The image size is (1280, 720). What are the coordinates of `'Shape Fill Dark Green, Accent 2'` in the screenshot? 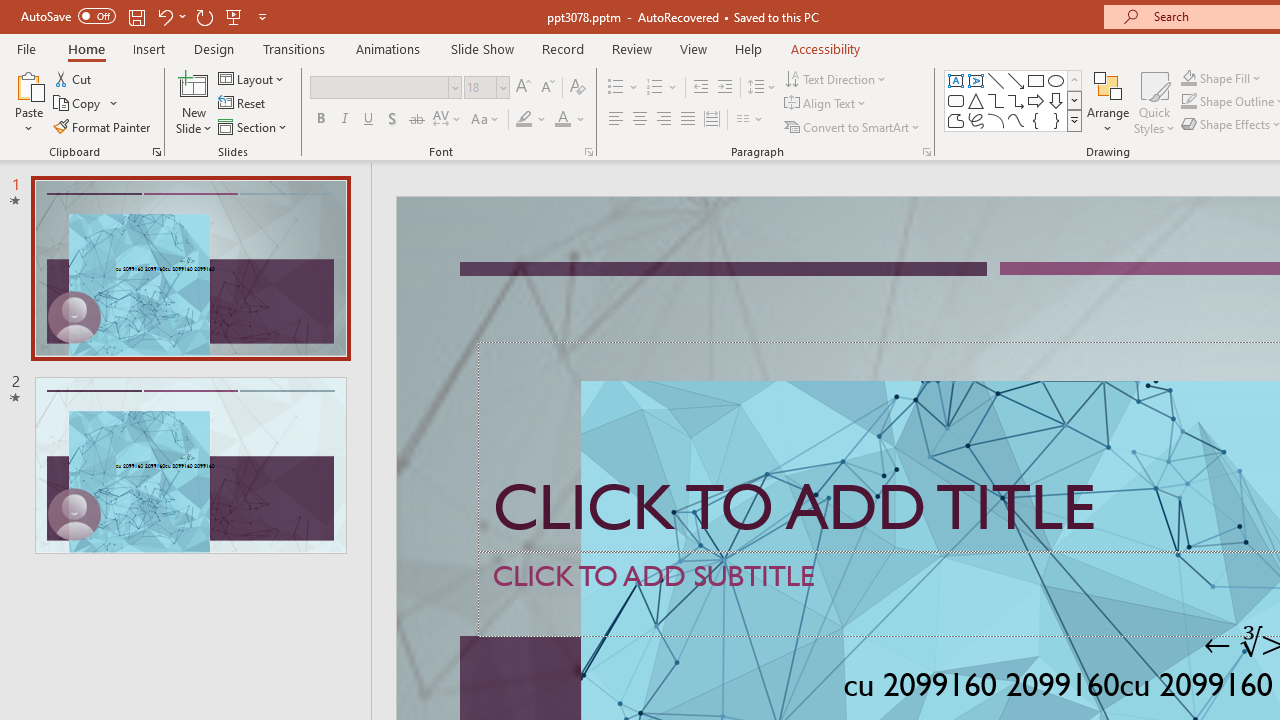 It's located at (1189, 77).